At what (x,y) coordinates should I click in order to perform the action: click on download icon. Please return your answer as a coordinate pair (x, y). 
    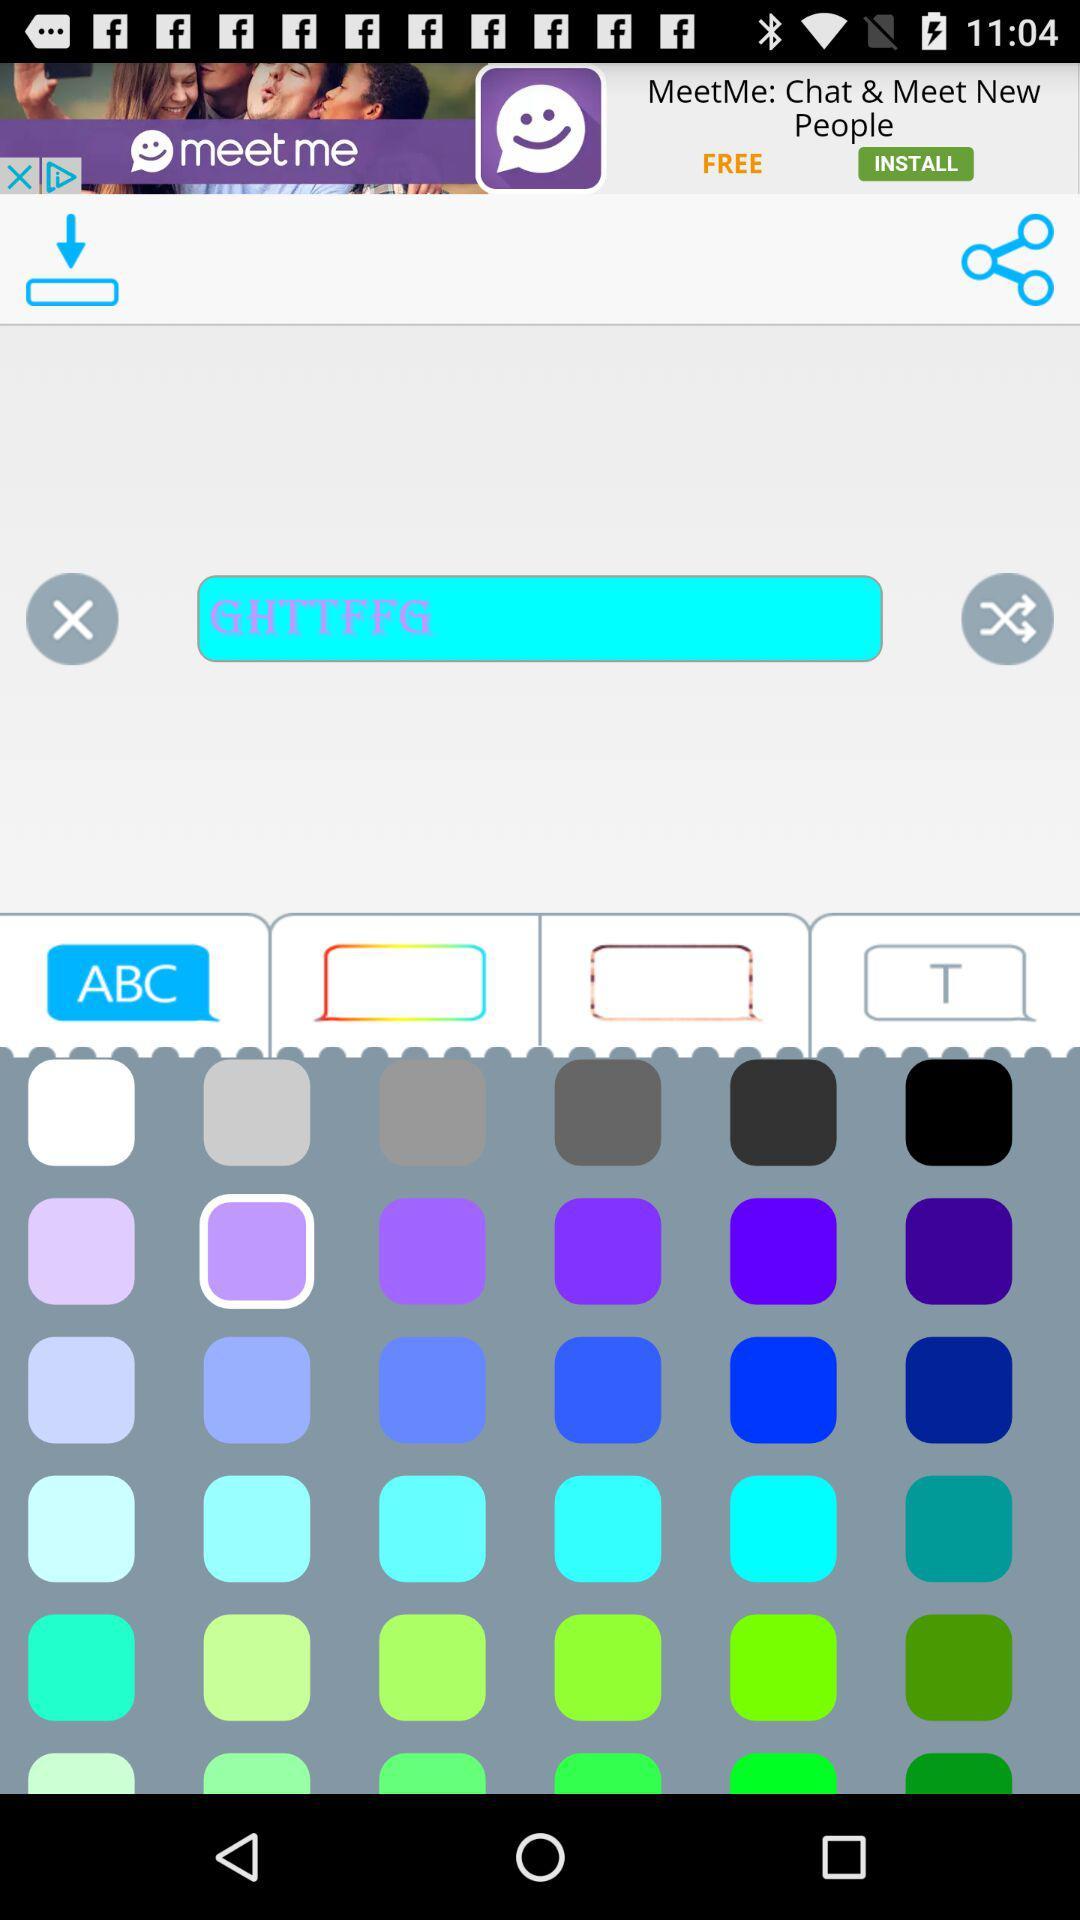
    Looking at the image, I should click on (71, 258).